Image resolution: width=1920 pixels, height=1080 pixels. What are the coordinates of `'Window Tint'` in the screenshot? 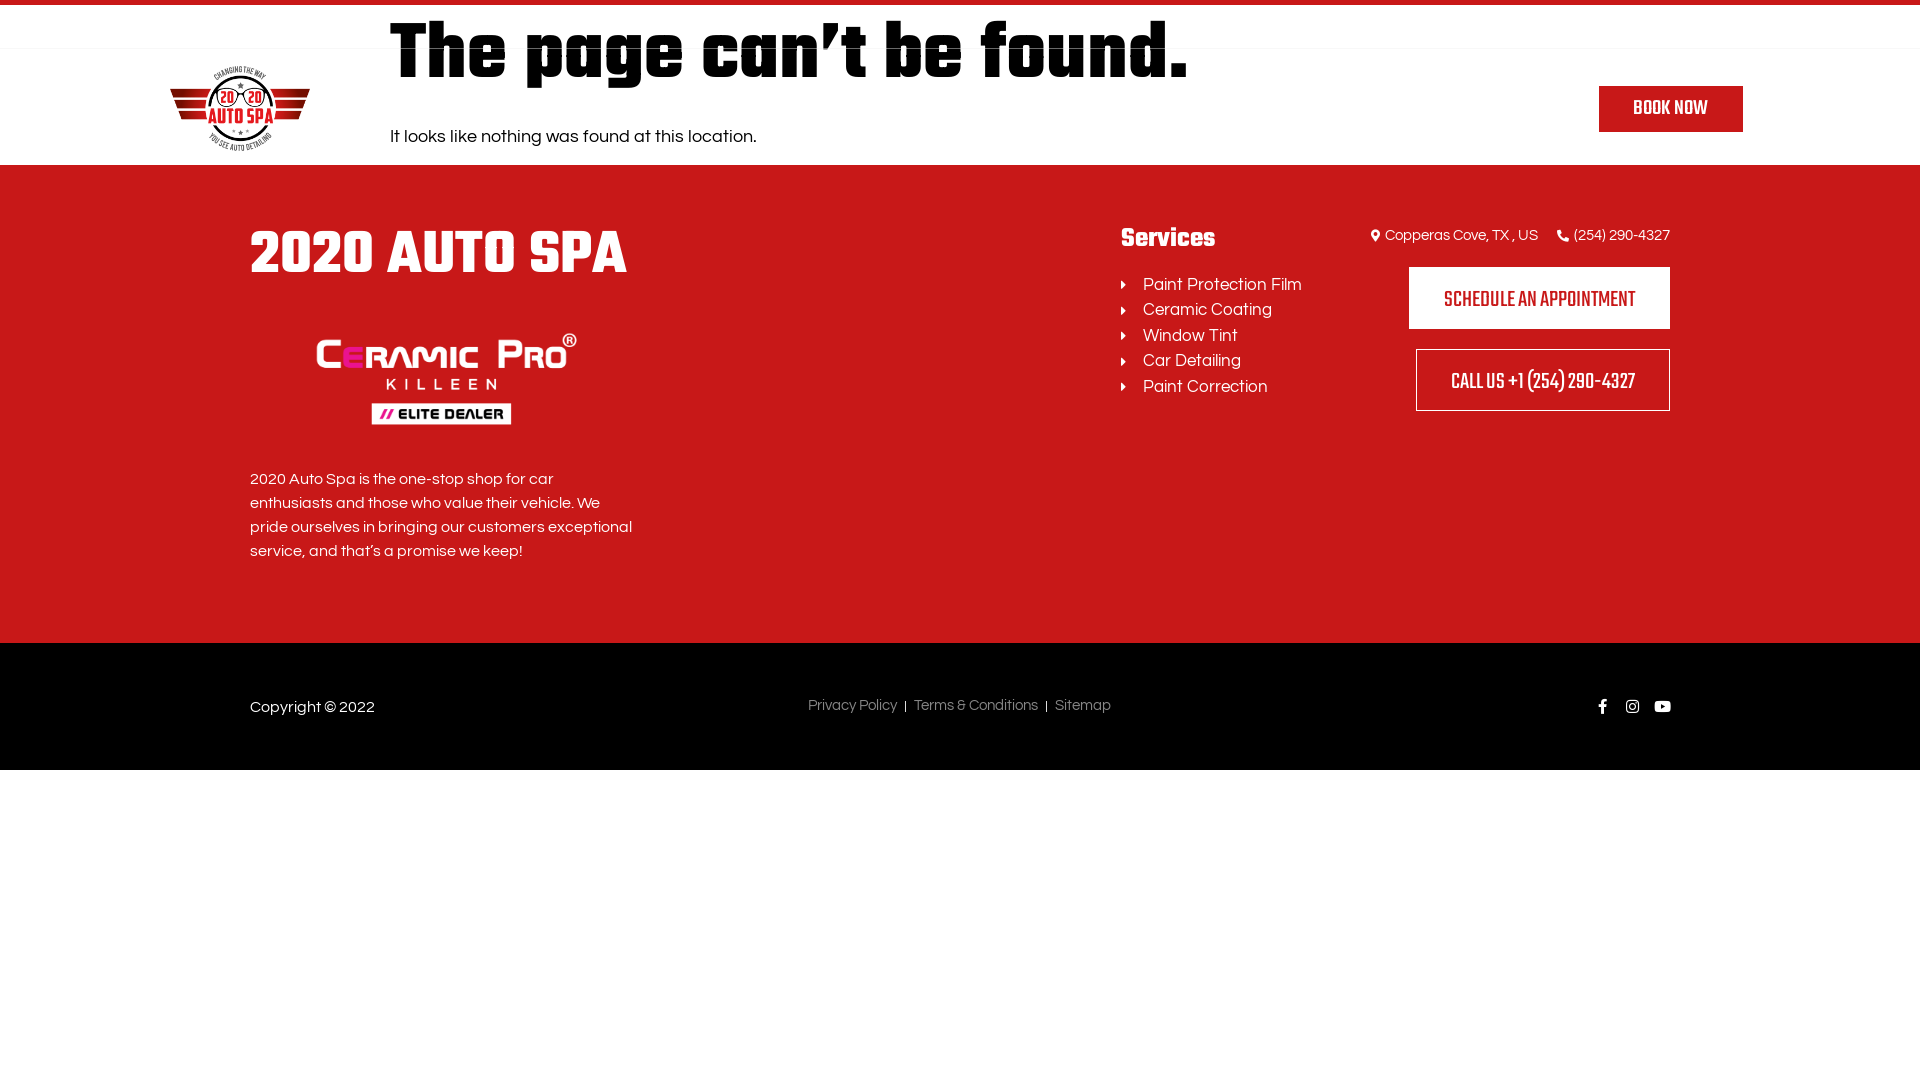 It's located at (1218, 335).